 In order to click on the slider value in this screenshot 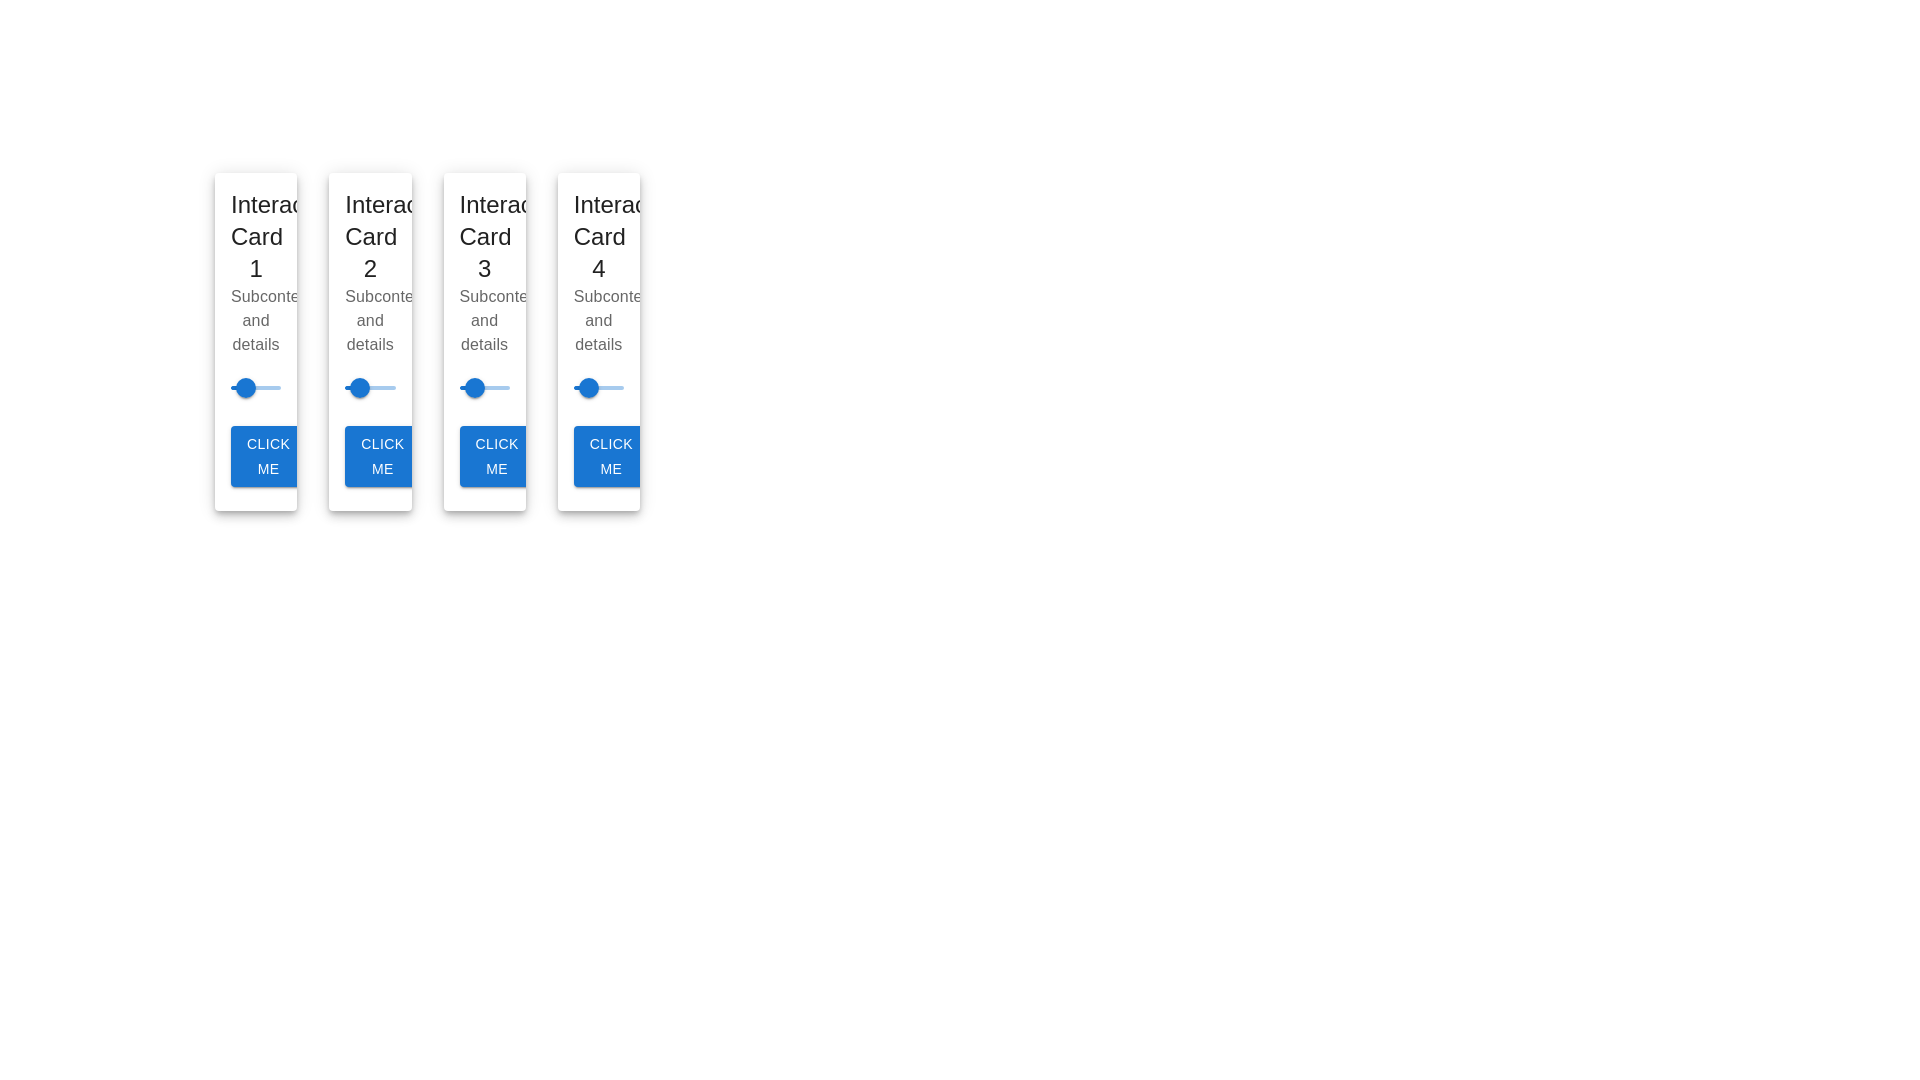, I will do `click(488, 388)`.